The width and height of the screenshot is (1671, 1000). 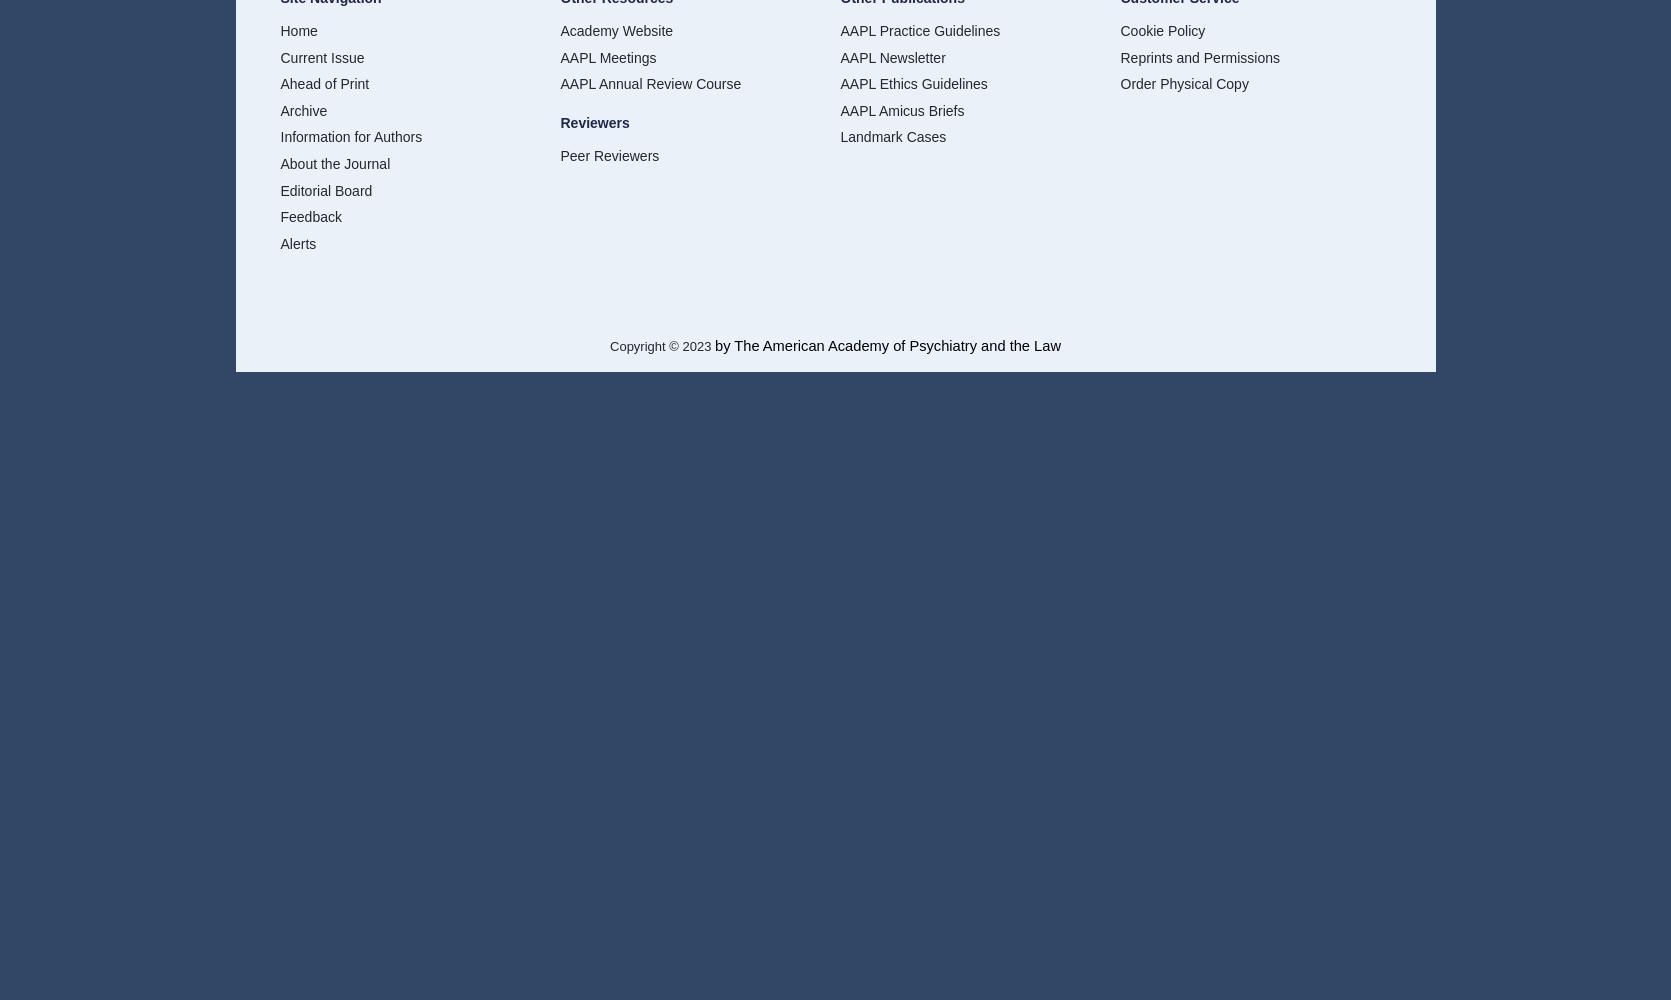 What do you see at coordinates (594, 121) in the screenshot?
I see `'Reviewers'` at bounding box center [594, 121].